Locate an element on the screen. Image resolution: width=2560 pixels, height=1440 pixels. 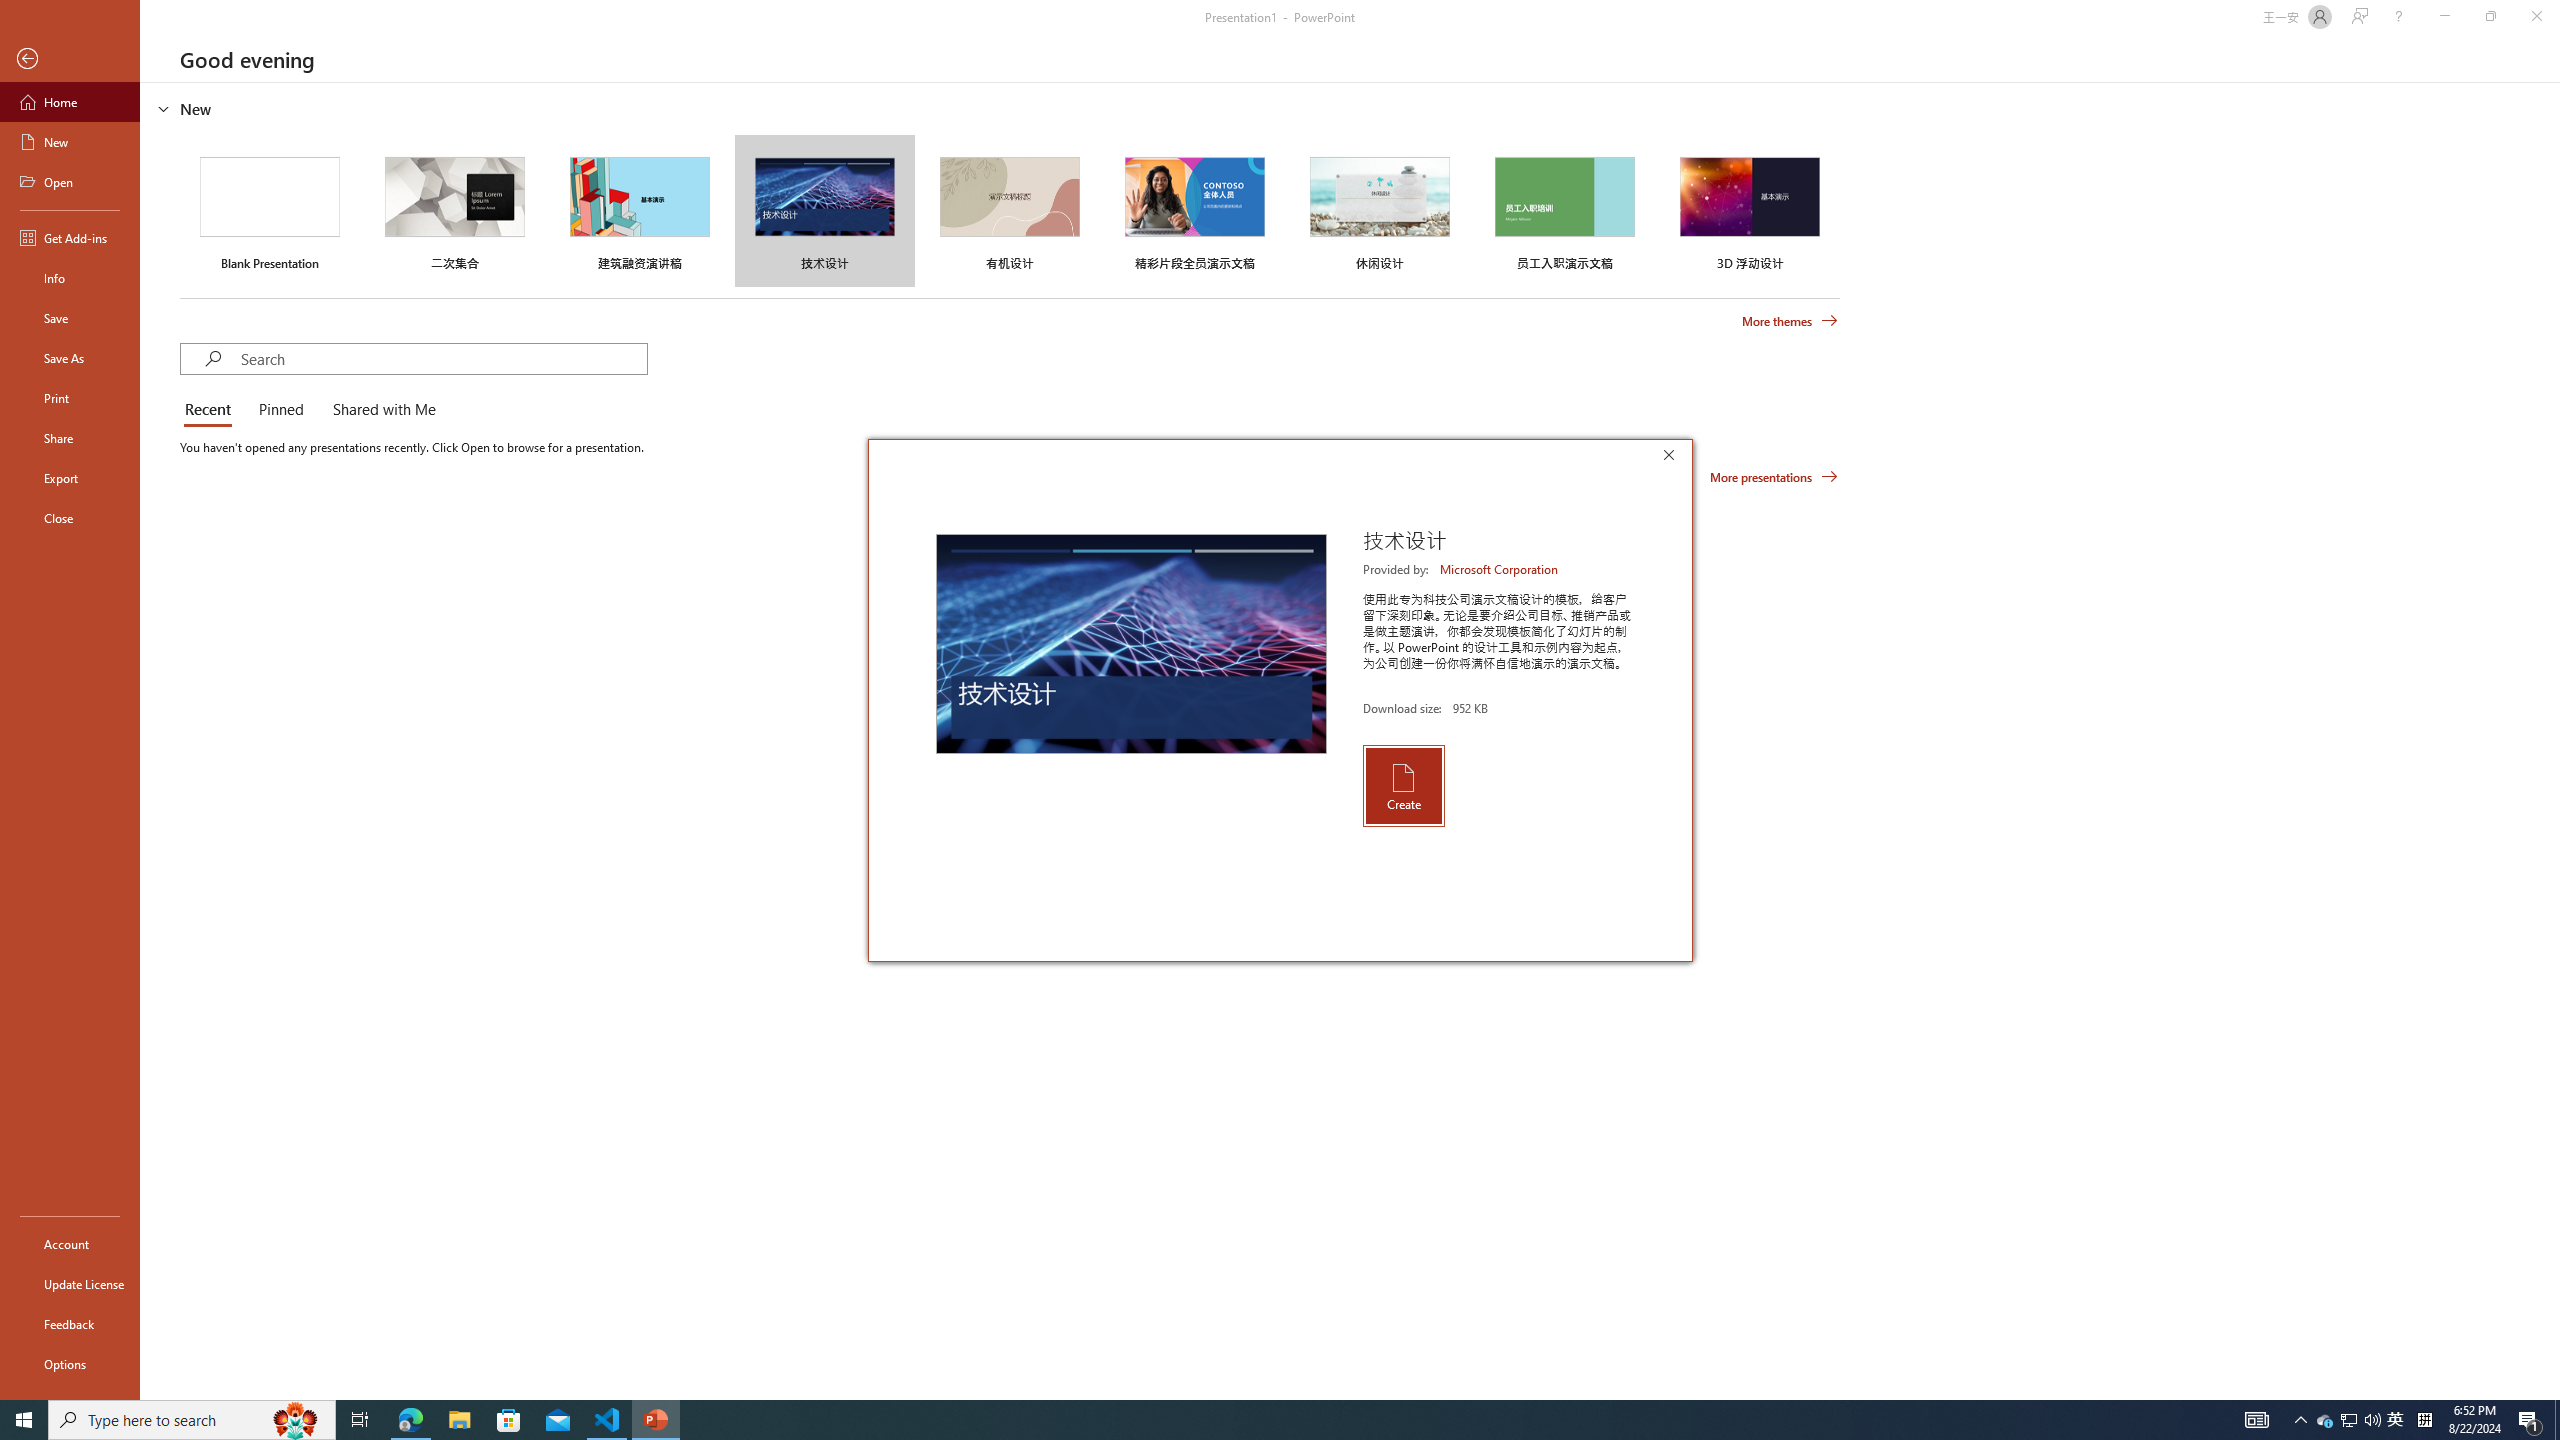
'New' is located at coordinates (69, 141).